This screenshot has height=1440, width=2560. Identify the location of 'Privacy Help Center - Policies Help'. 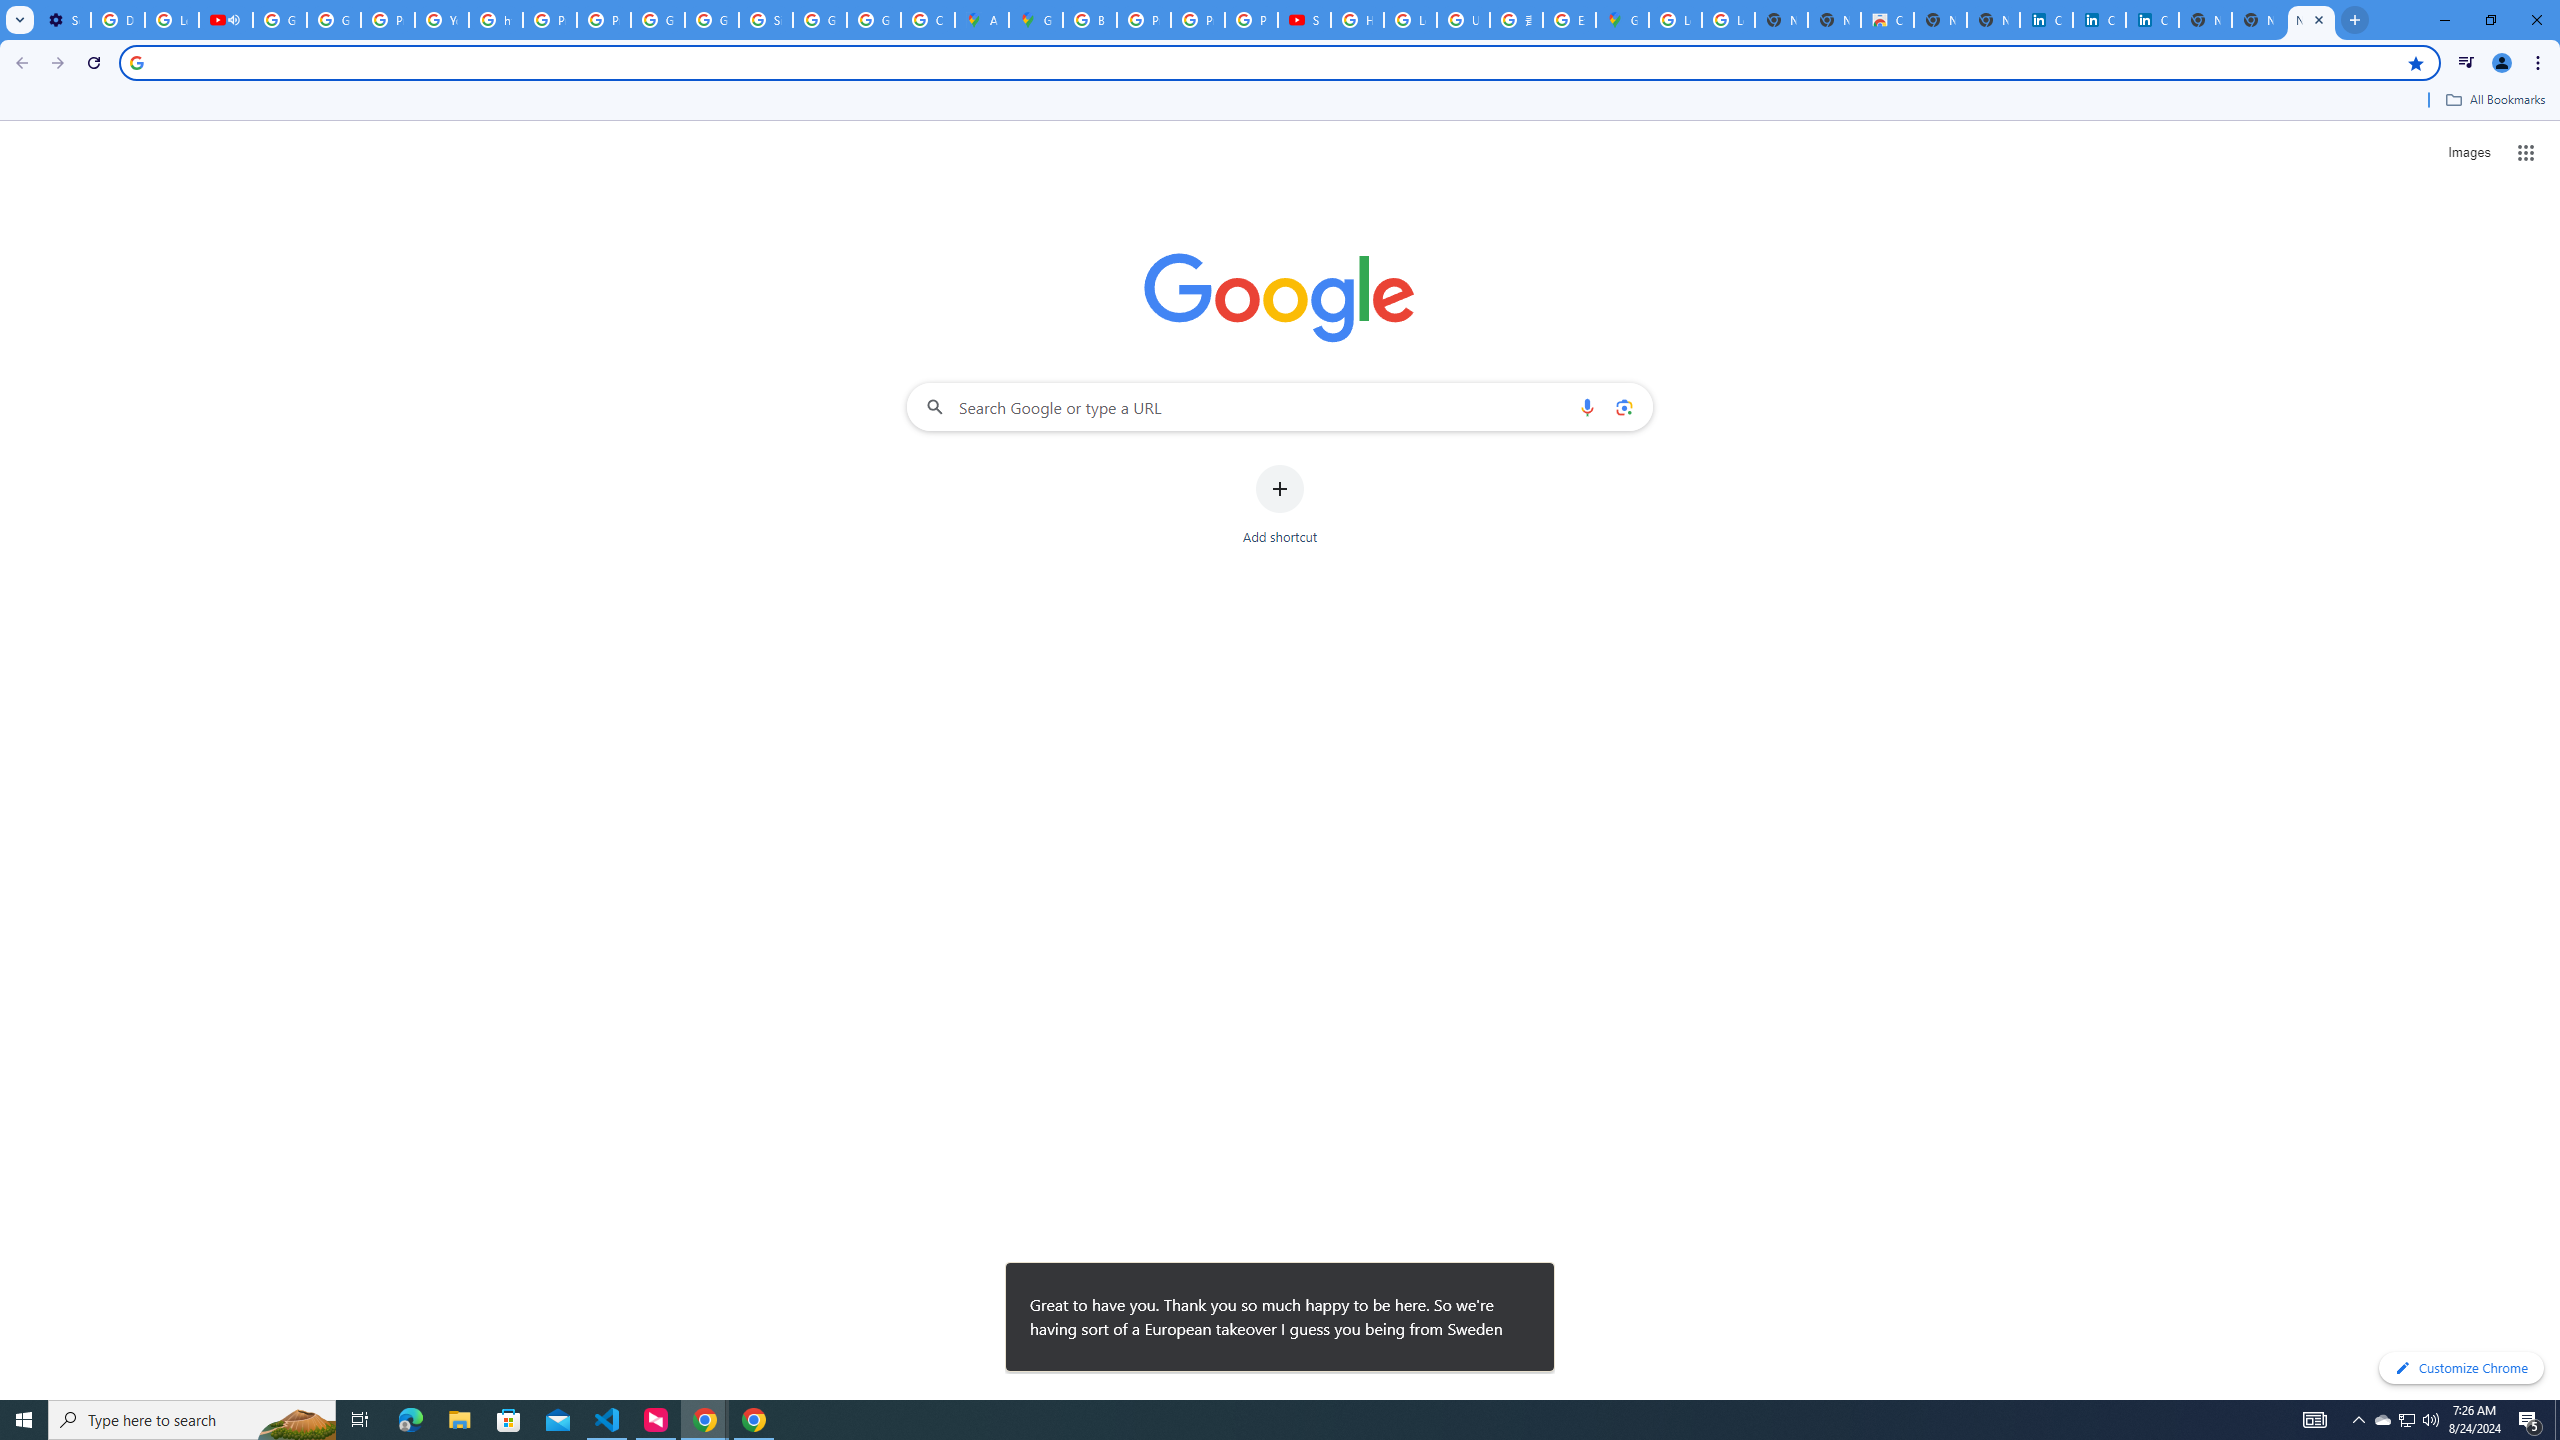
(1144, 19).